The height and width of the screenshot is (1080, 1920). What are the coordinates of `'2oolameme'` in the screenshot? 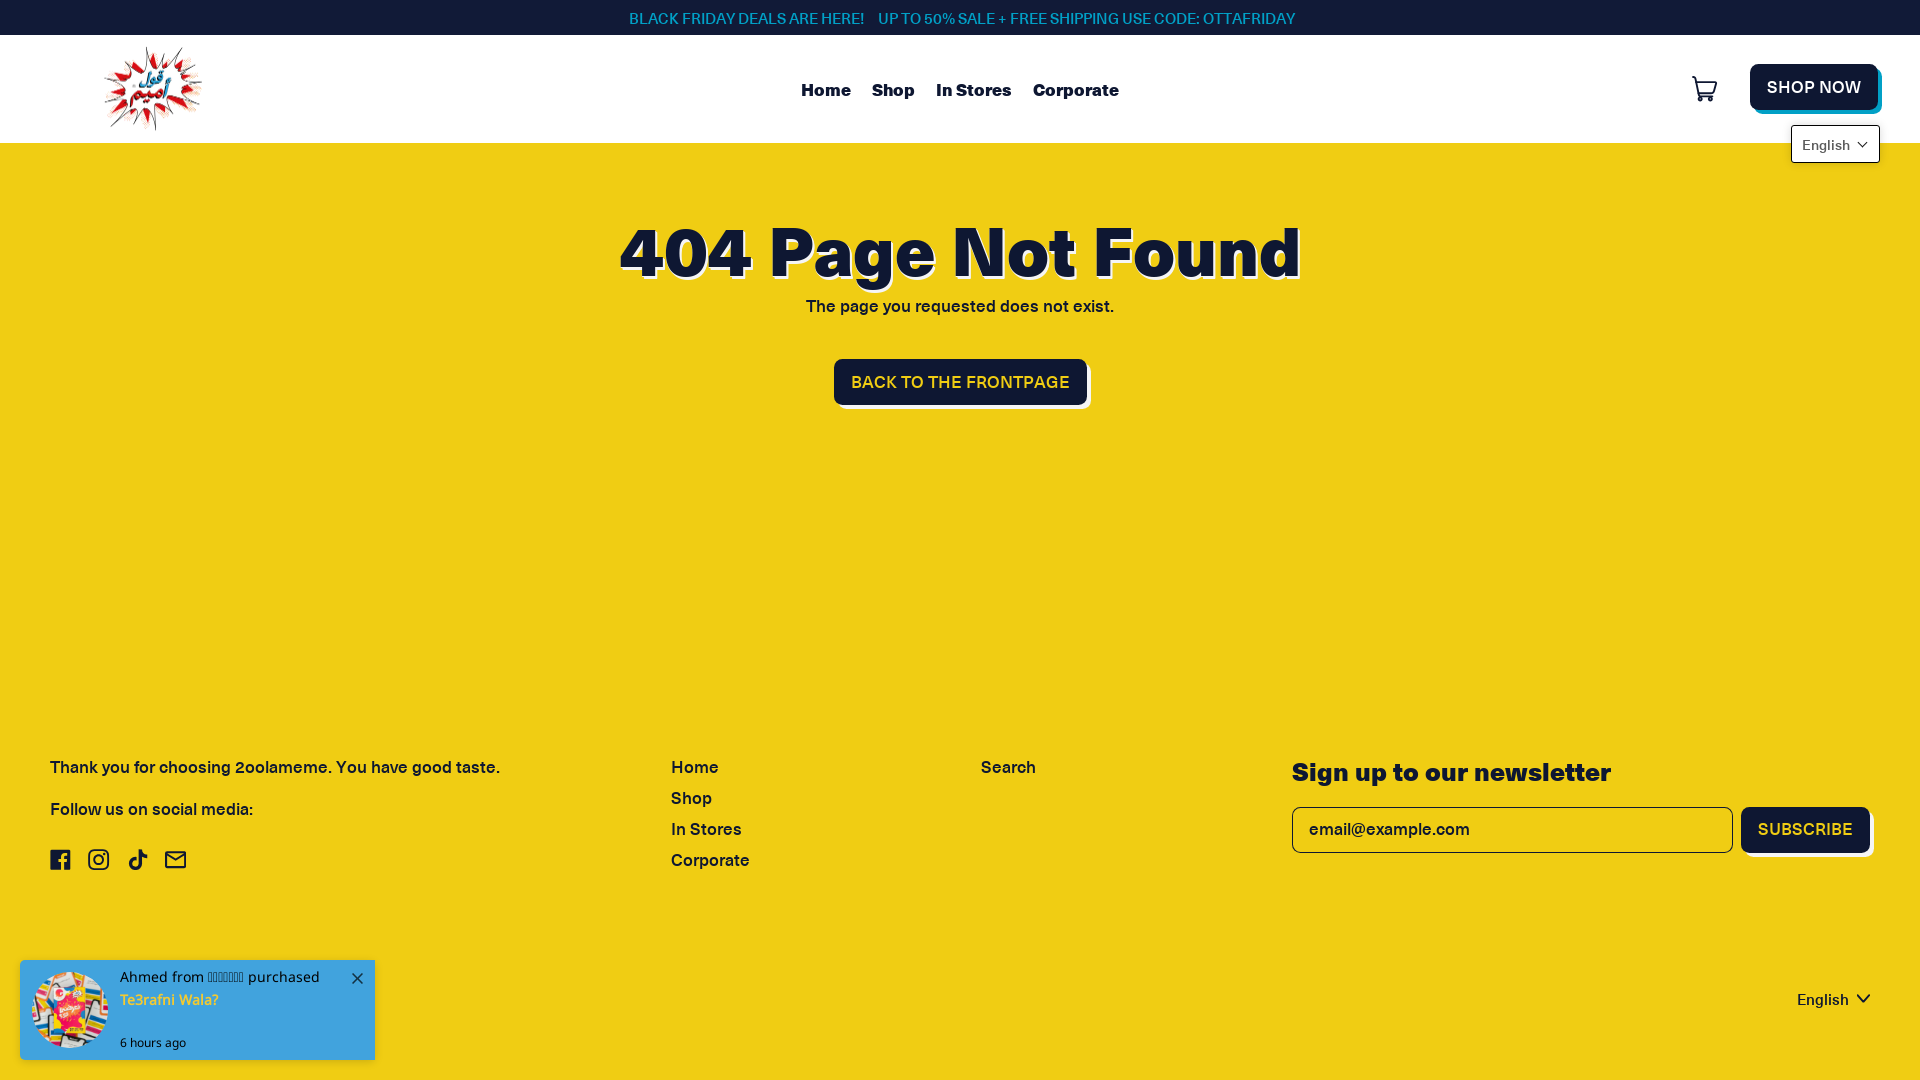 It's located at (107, 993).